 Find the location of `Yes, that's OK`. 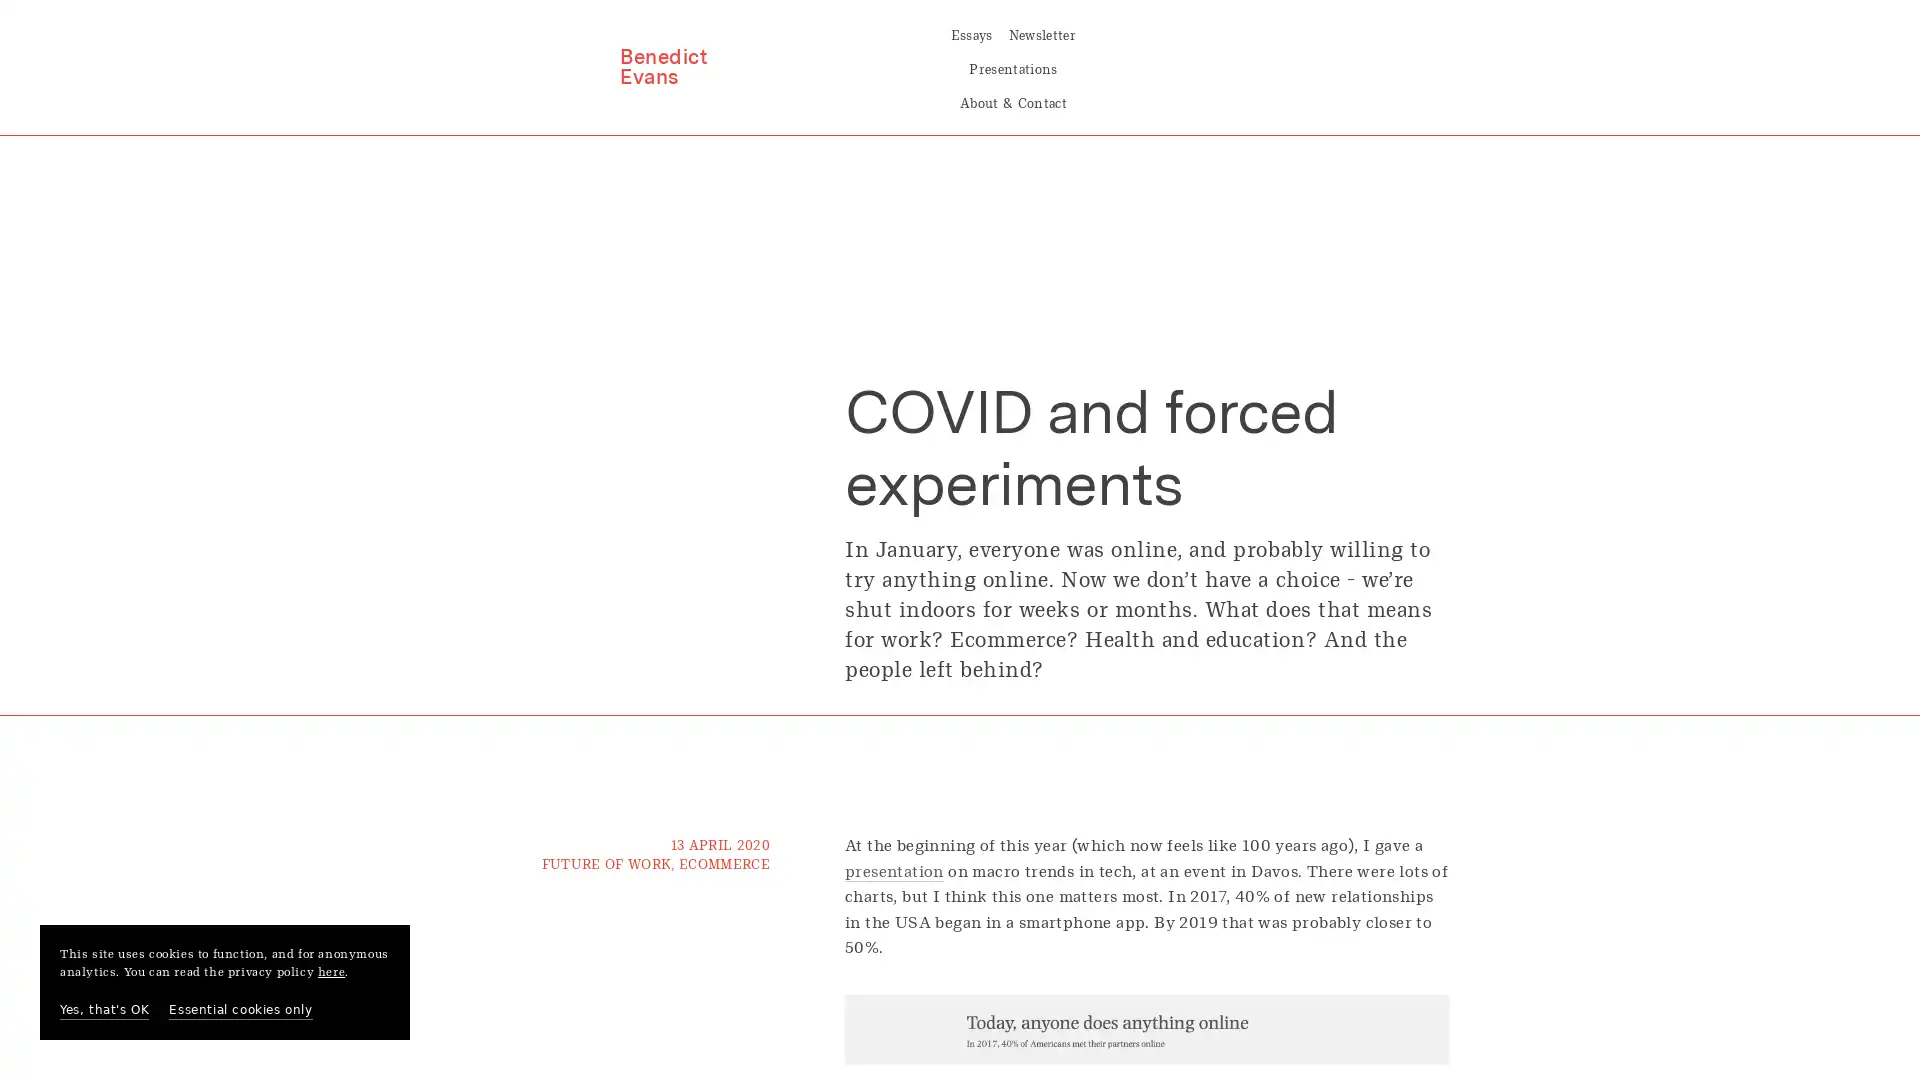

Yes, that's OK is located at coordinates (103, 1010).